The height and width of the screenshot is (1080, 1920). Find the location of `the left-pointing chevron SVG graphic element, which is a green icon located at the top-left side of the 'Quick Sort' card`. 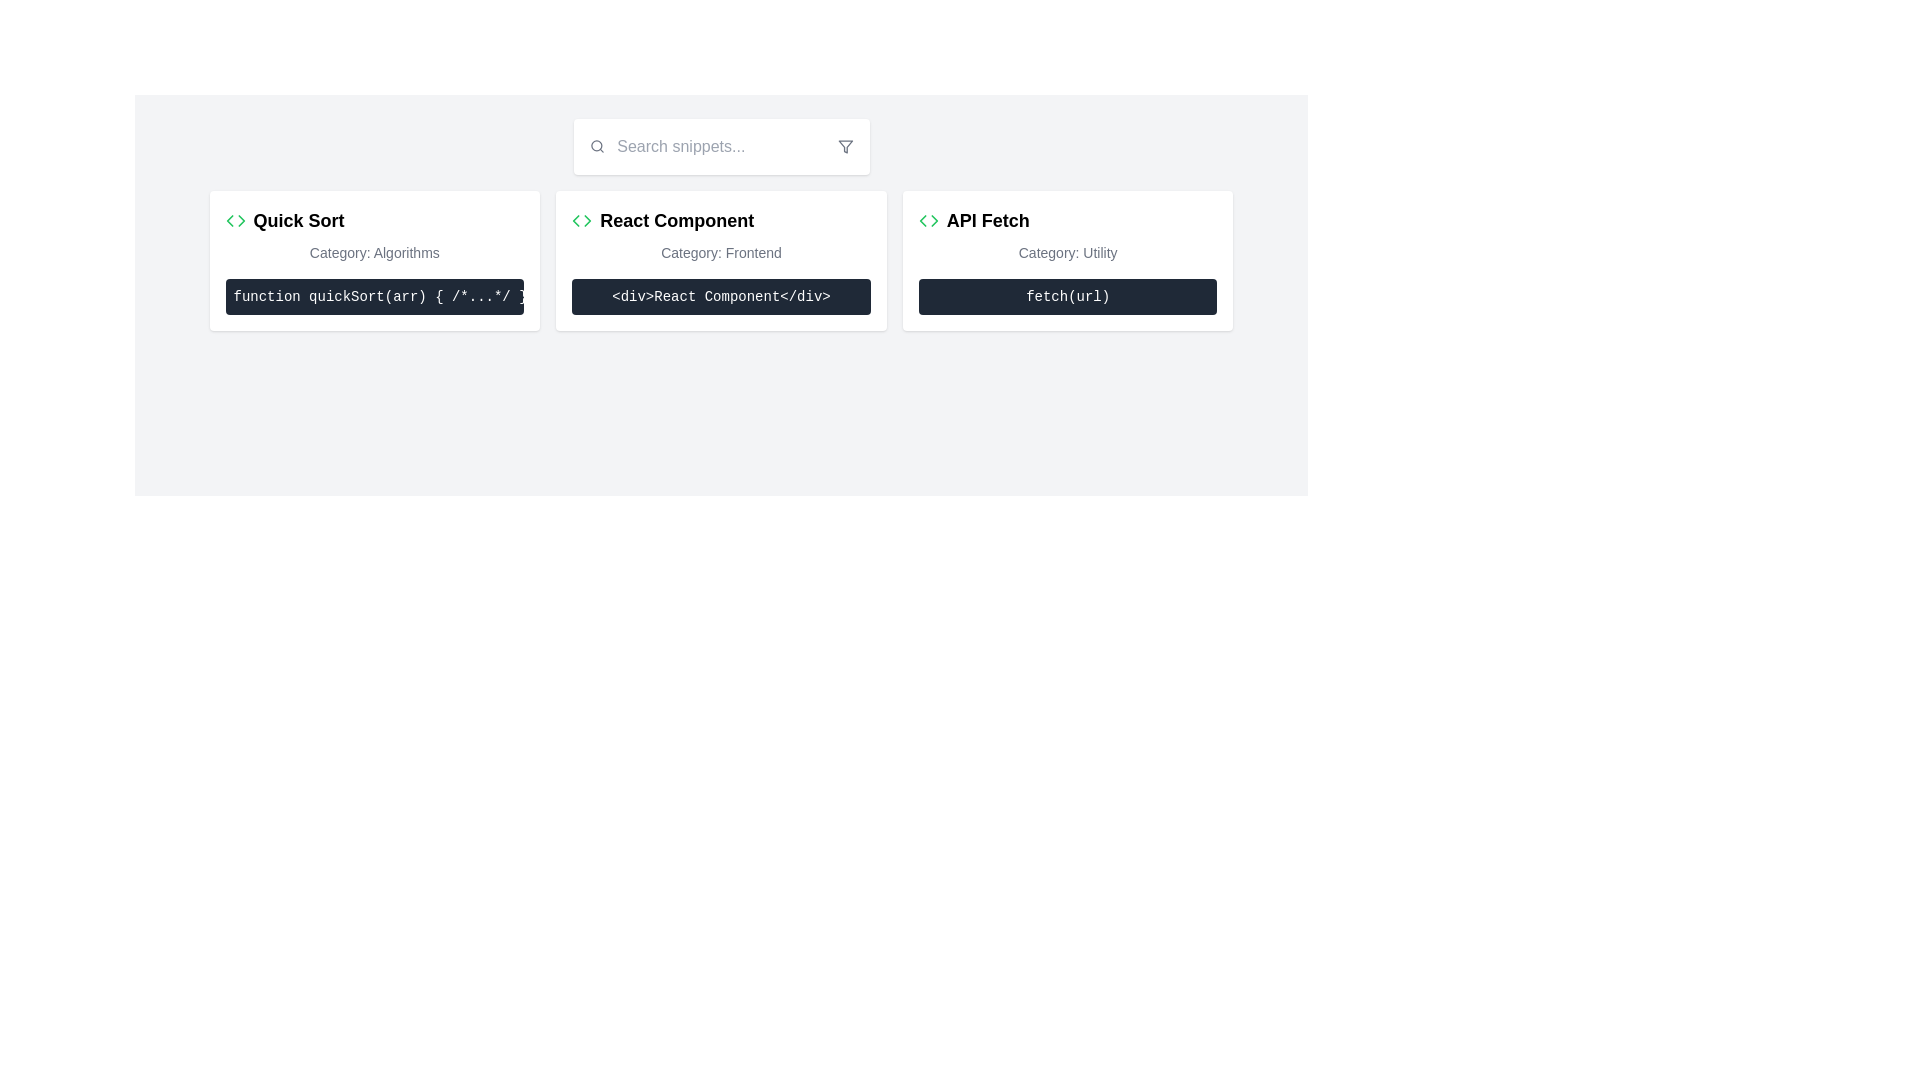

the left-pointing chevron SVG graphic element, which is a green icon located at the top-left side of the 'Quick Sort' card is located at coordinates (575, 220).